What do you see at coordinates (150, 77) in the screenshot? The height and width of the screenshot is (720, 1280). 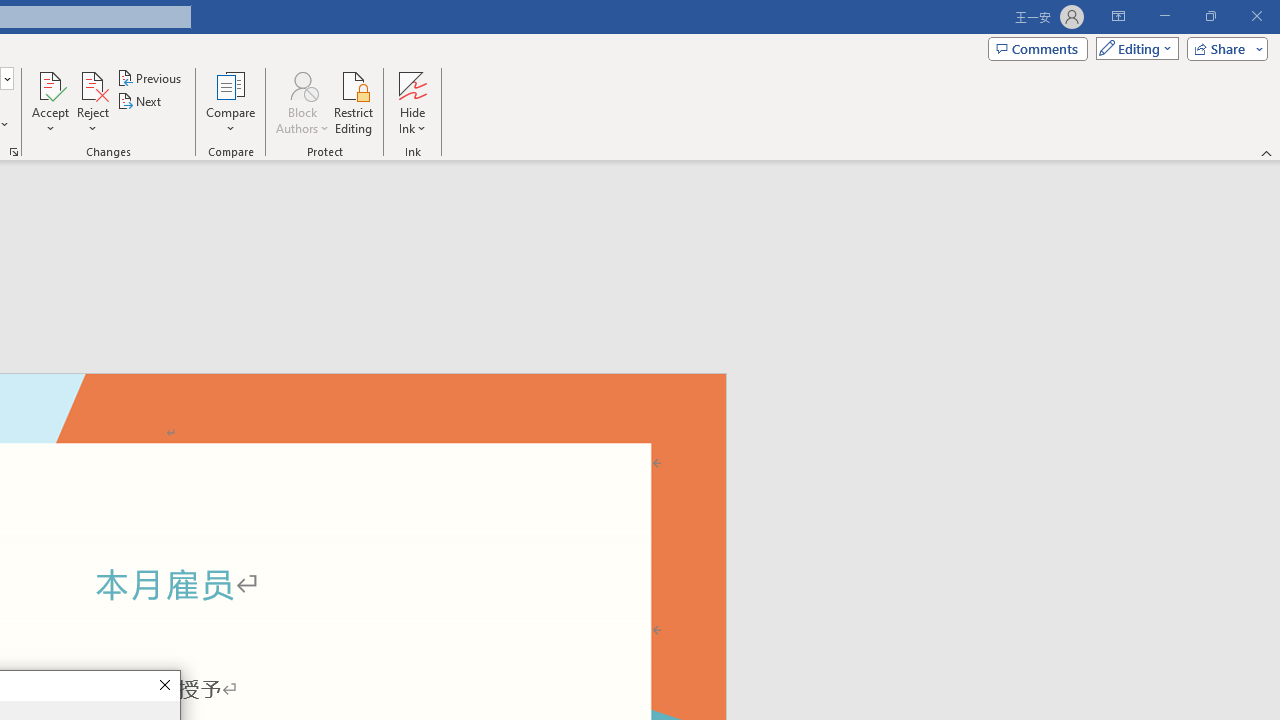 I see `'Previous'` at bounding box center [150, 77].